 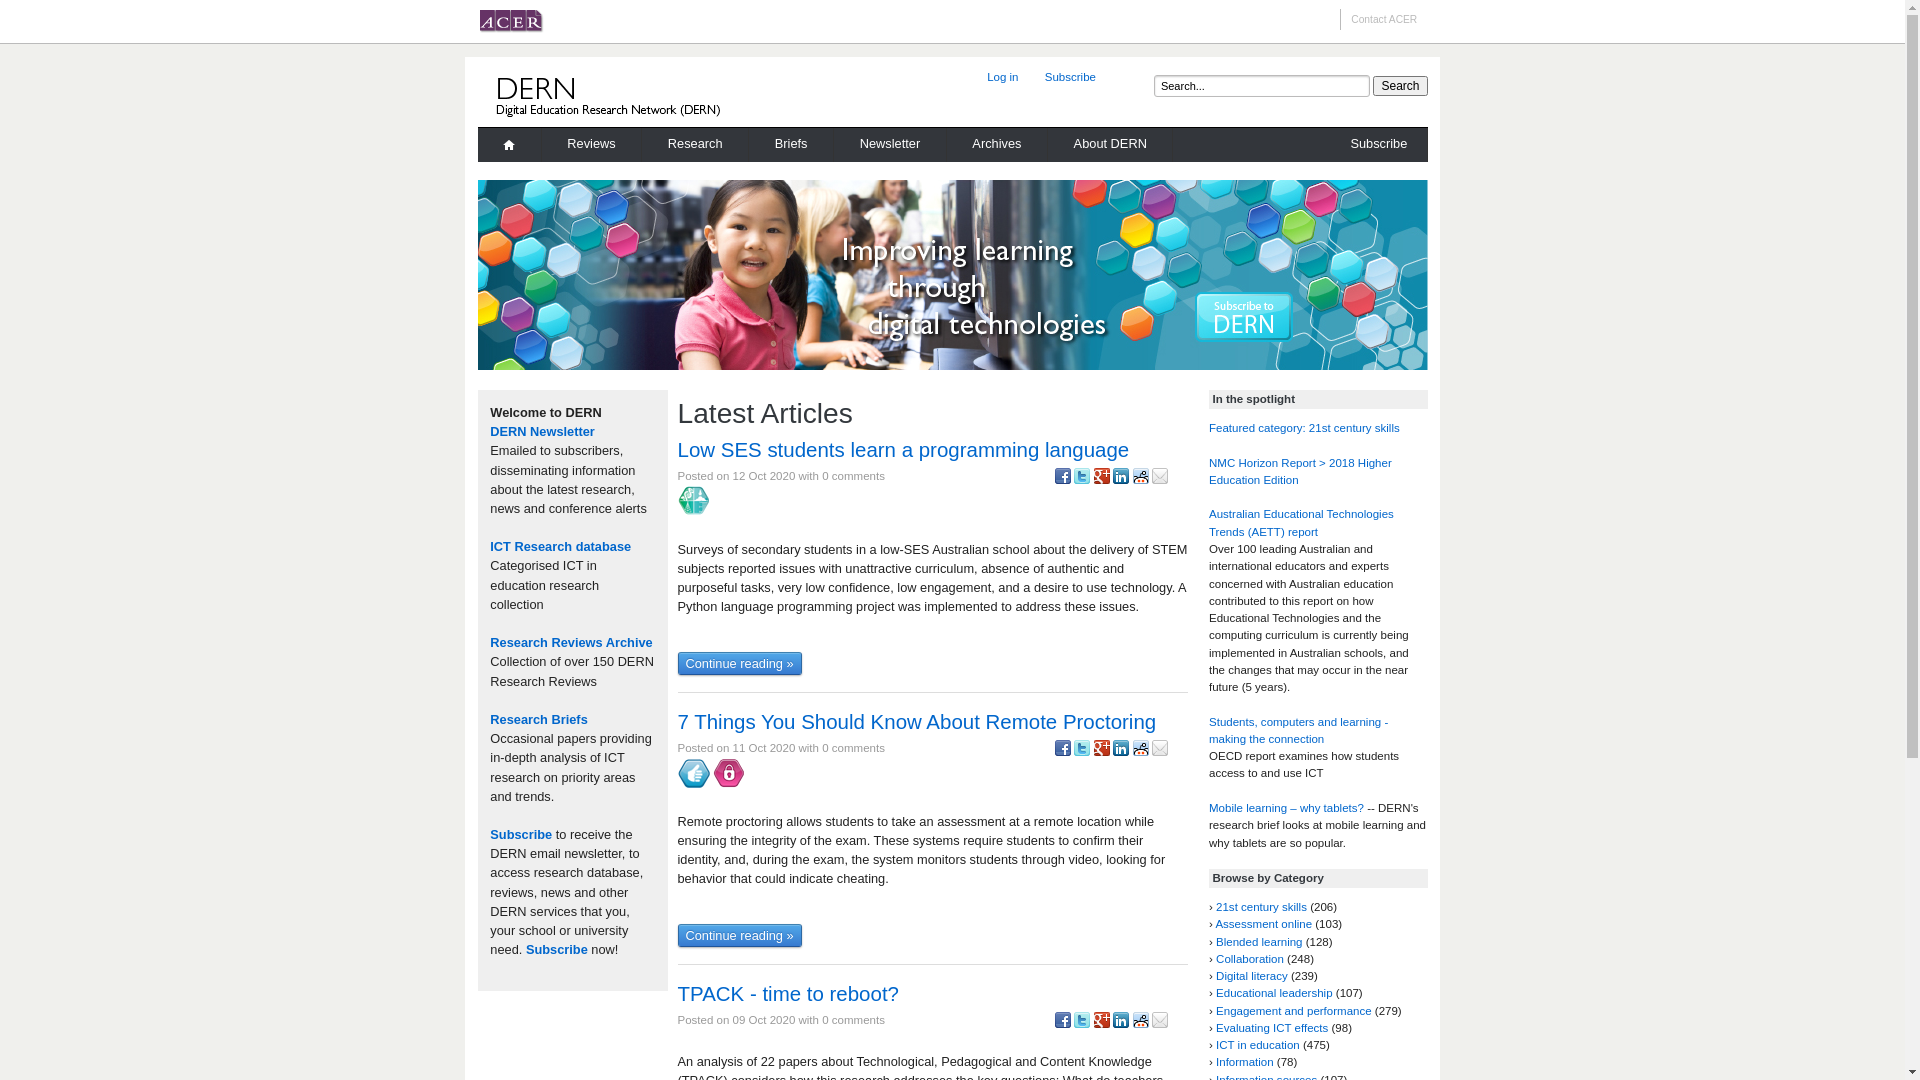 I want to click on 'Archives', so click(x=945, y=144).